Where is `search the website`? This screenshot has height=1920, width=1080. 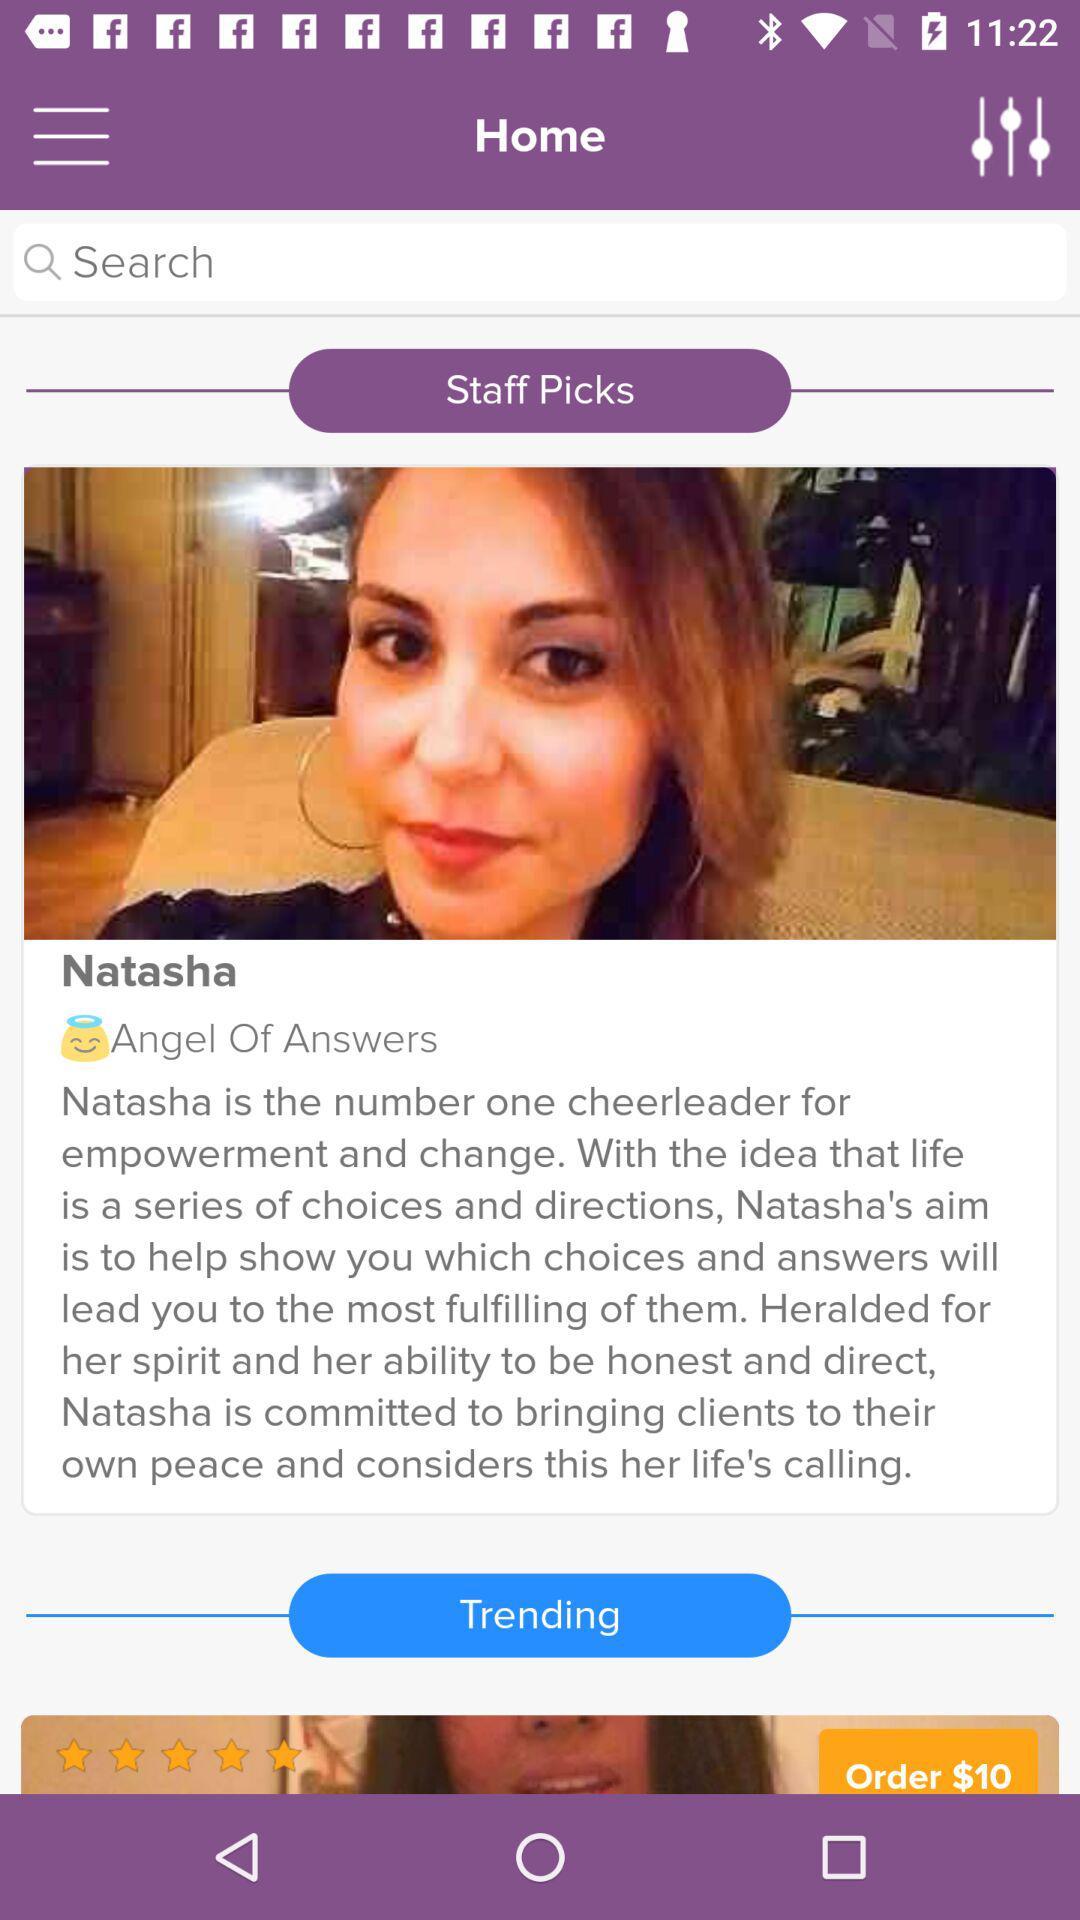 search the website is located at coordinates (540, 261).